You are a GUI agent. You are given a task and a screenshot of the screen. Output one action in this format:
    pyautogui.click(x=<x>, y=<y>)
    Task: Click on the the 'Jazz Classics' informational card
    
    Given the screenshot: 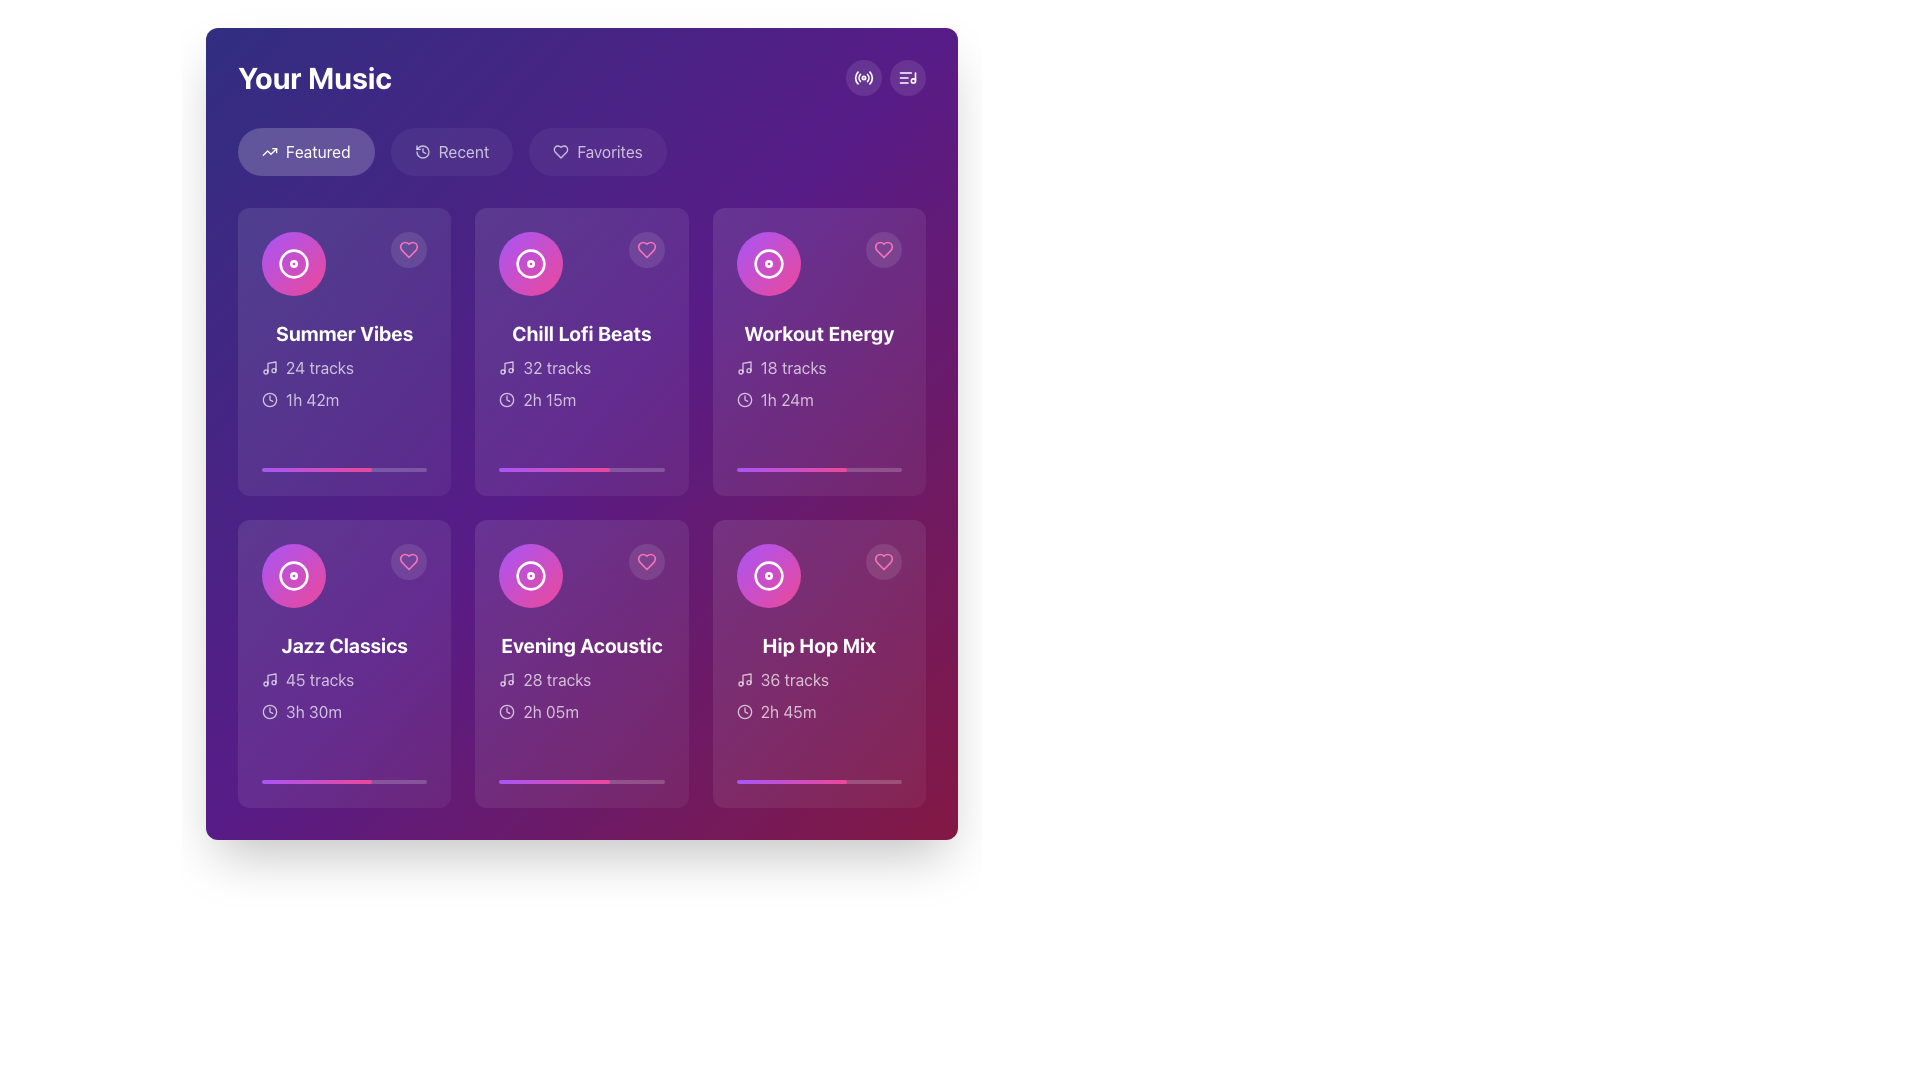 What is the action you would take?
    pyautogui.click(x=344, y=677)
    